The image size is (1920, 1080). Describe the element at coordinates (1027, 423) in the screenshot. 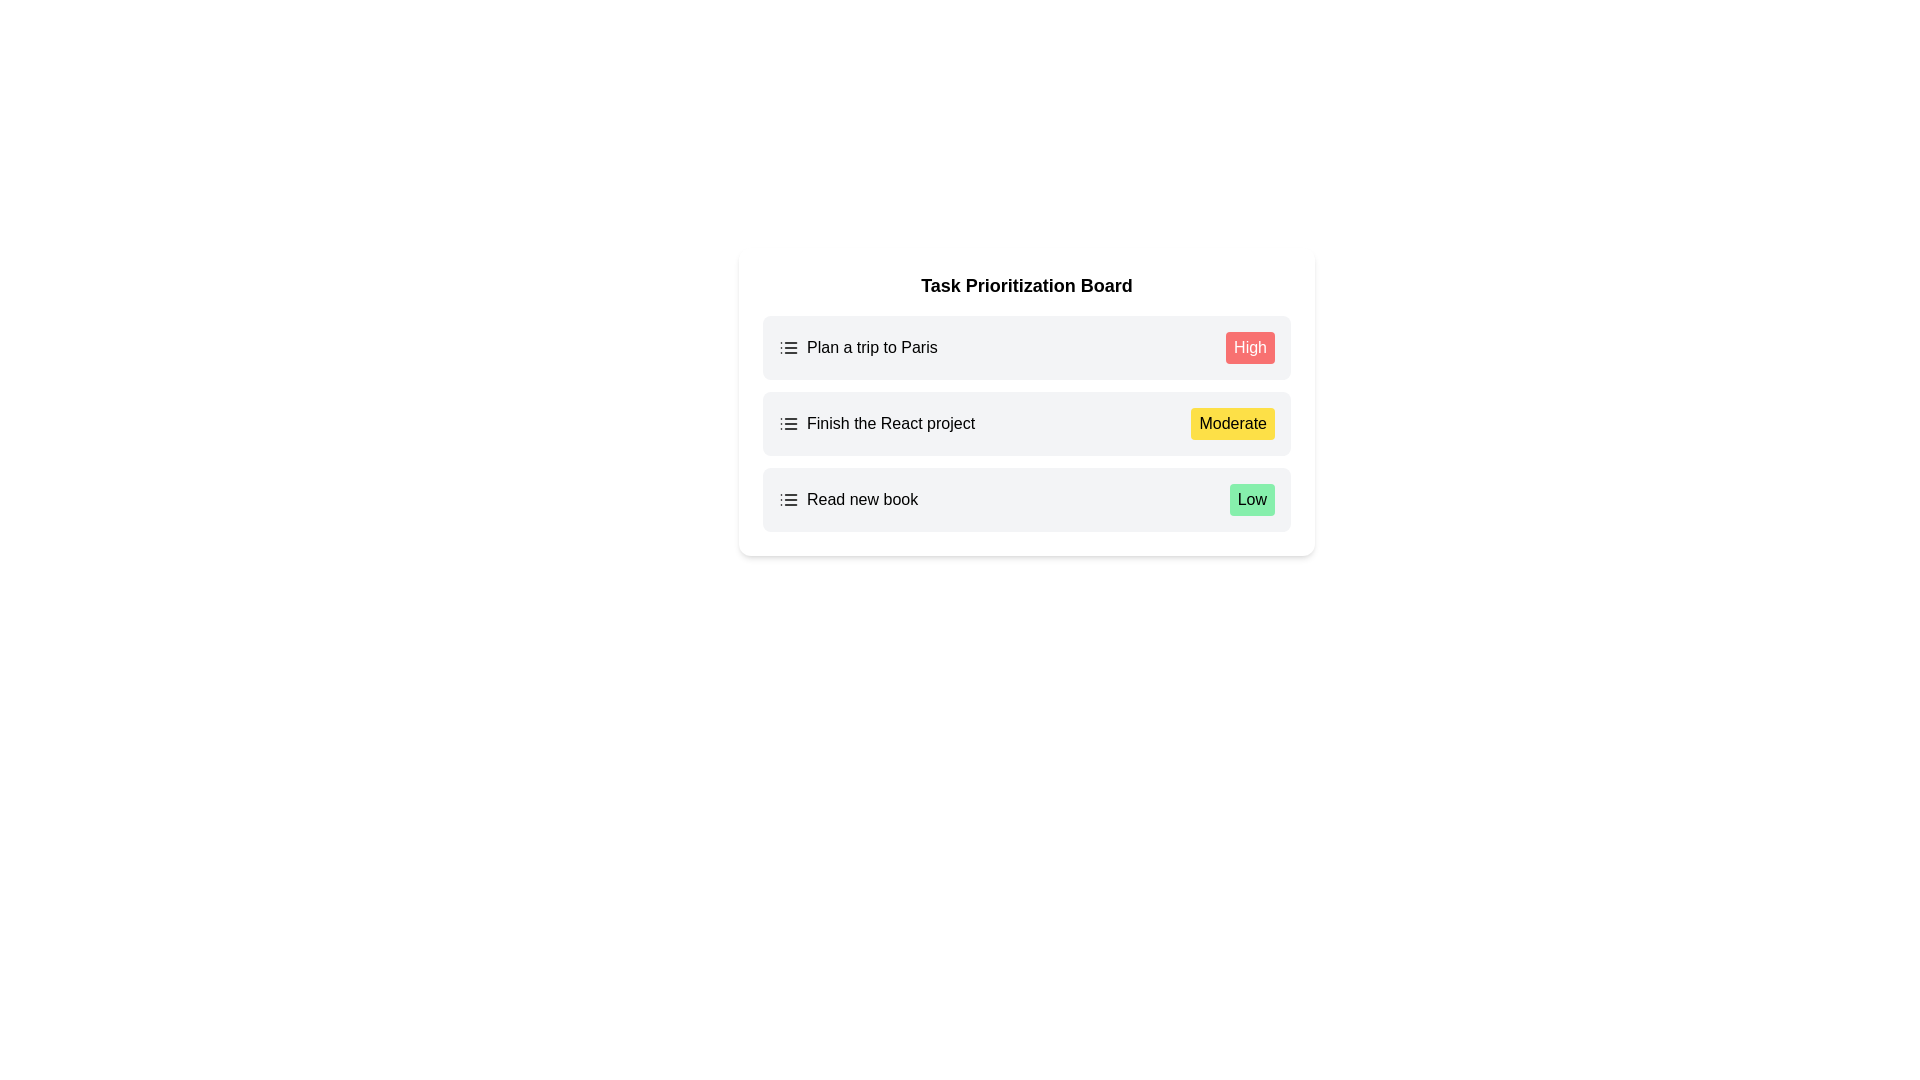

I see `the task item labeled 'Finish the React project'` at that location.